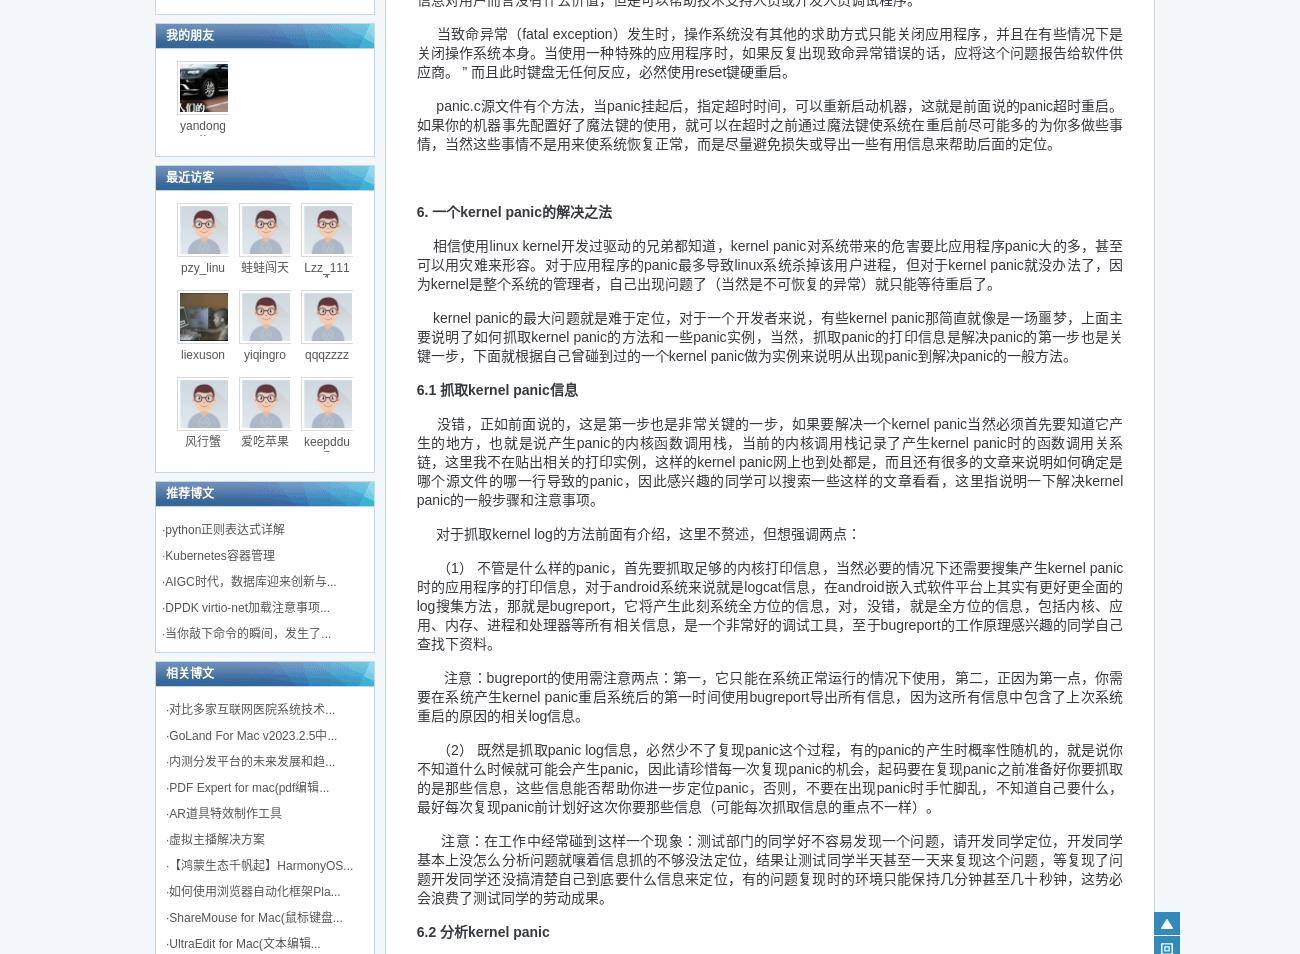  What do you see at coordinates (254, 918) in the screenshot?
I see `'ShareMouse for Mac(鼠标键盘...'` at bounding box center [254, 918].